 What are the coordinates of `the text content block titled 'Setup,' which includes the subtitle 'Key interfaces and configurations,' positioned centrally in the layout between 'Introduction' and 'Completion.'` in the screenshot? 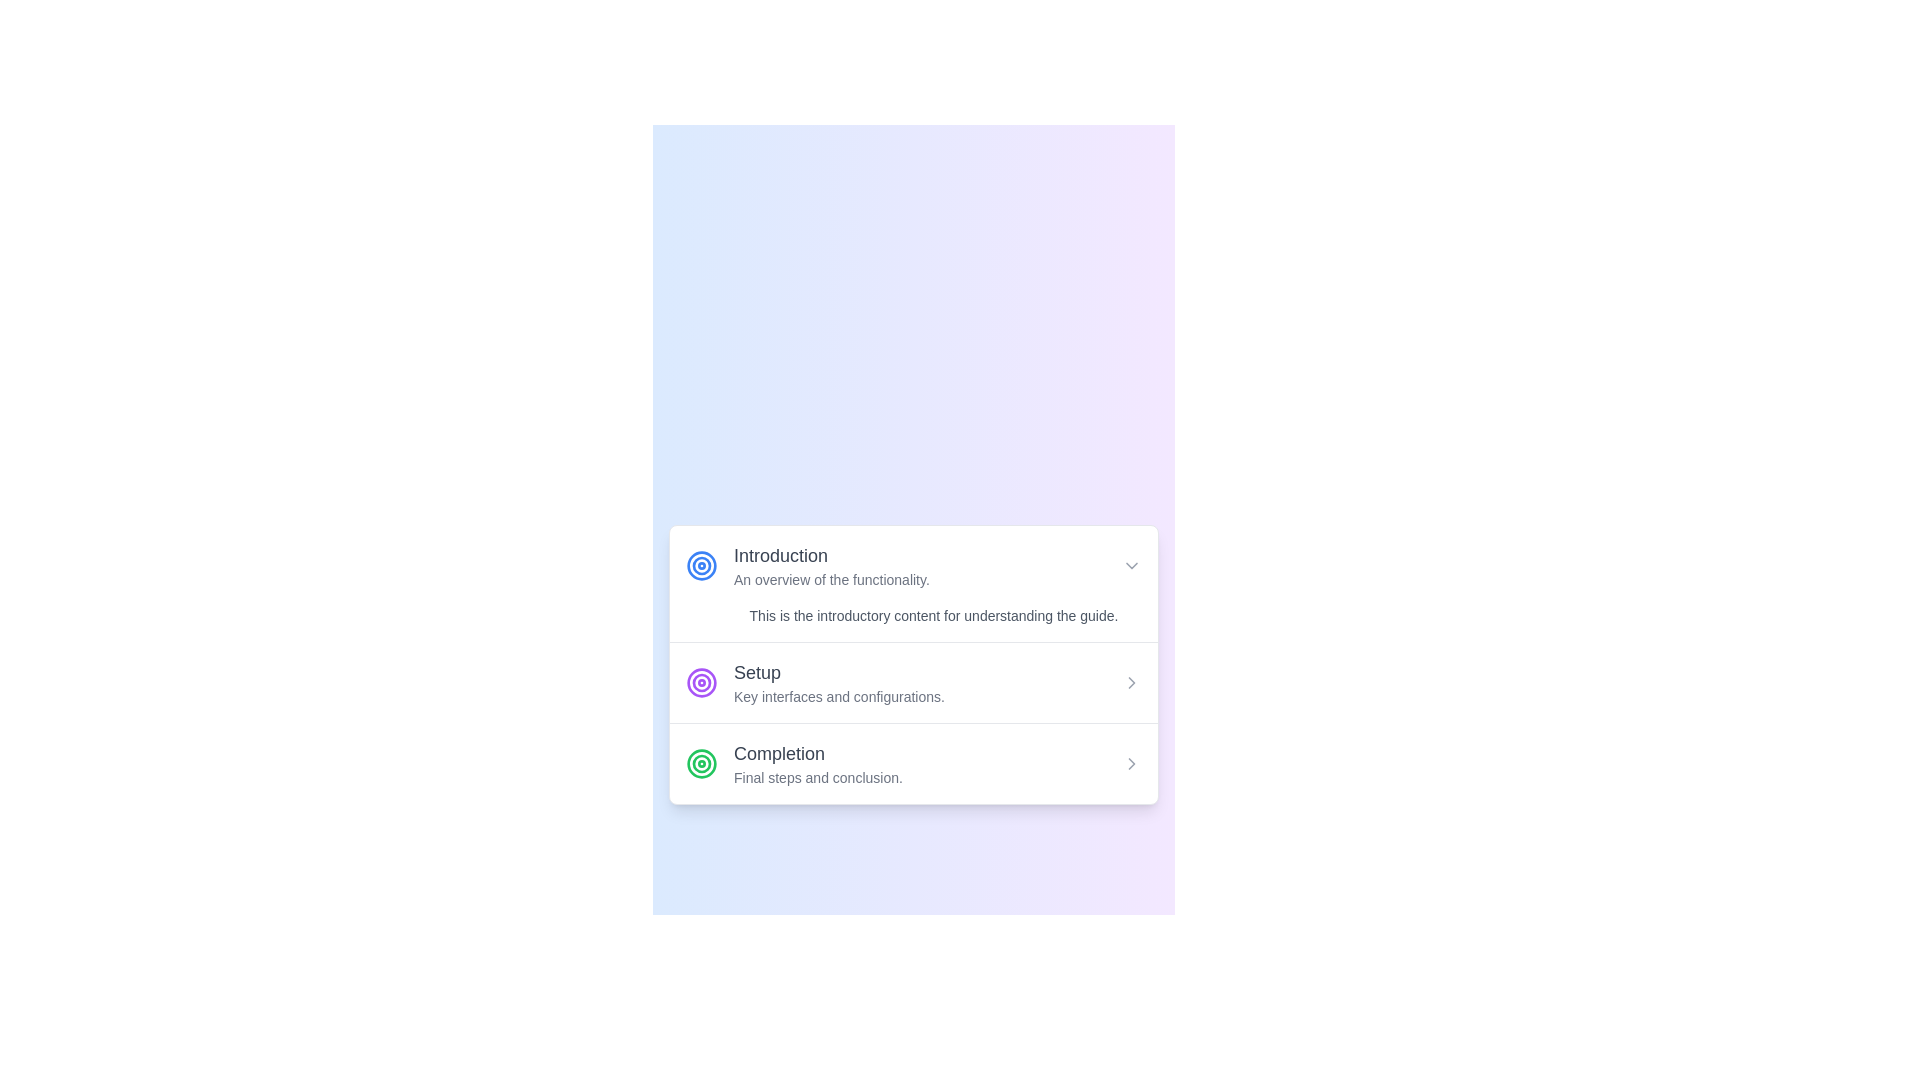 It's located at (839, 681).